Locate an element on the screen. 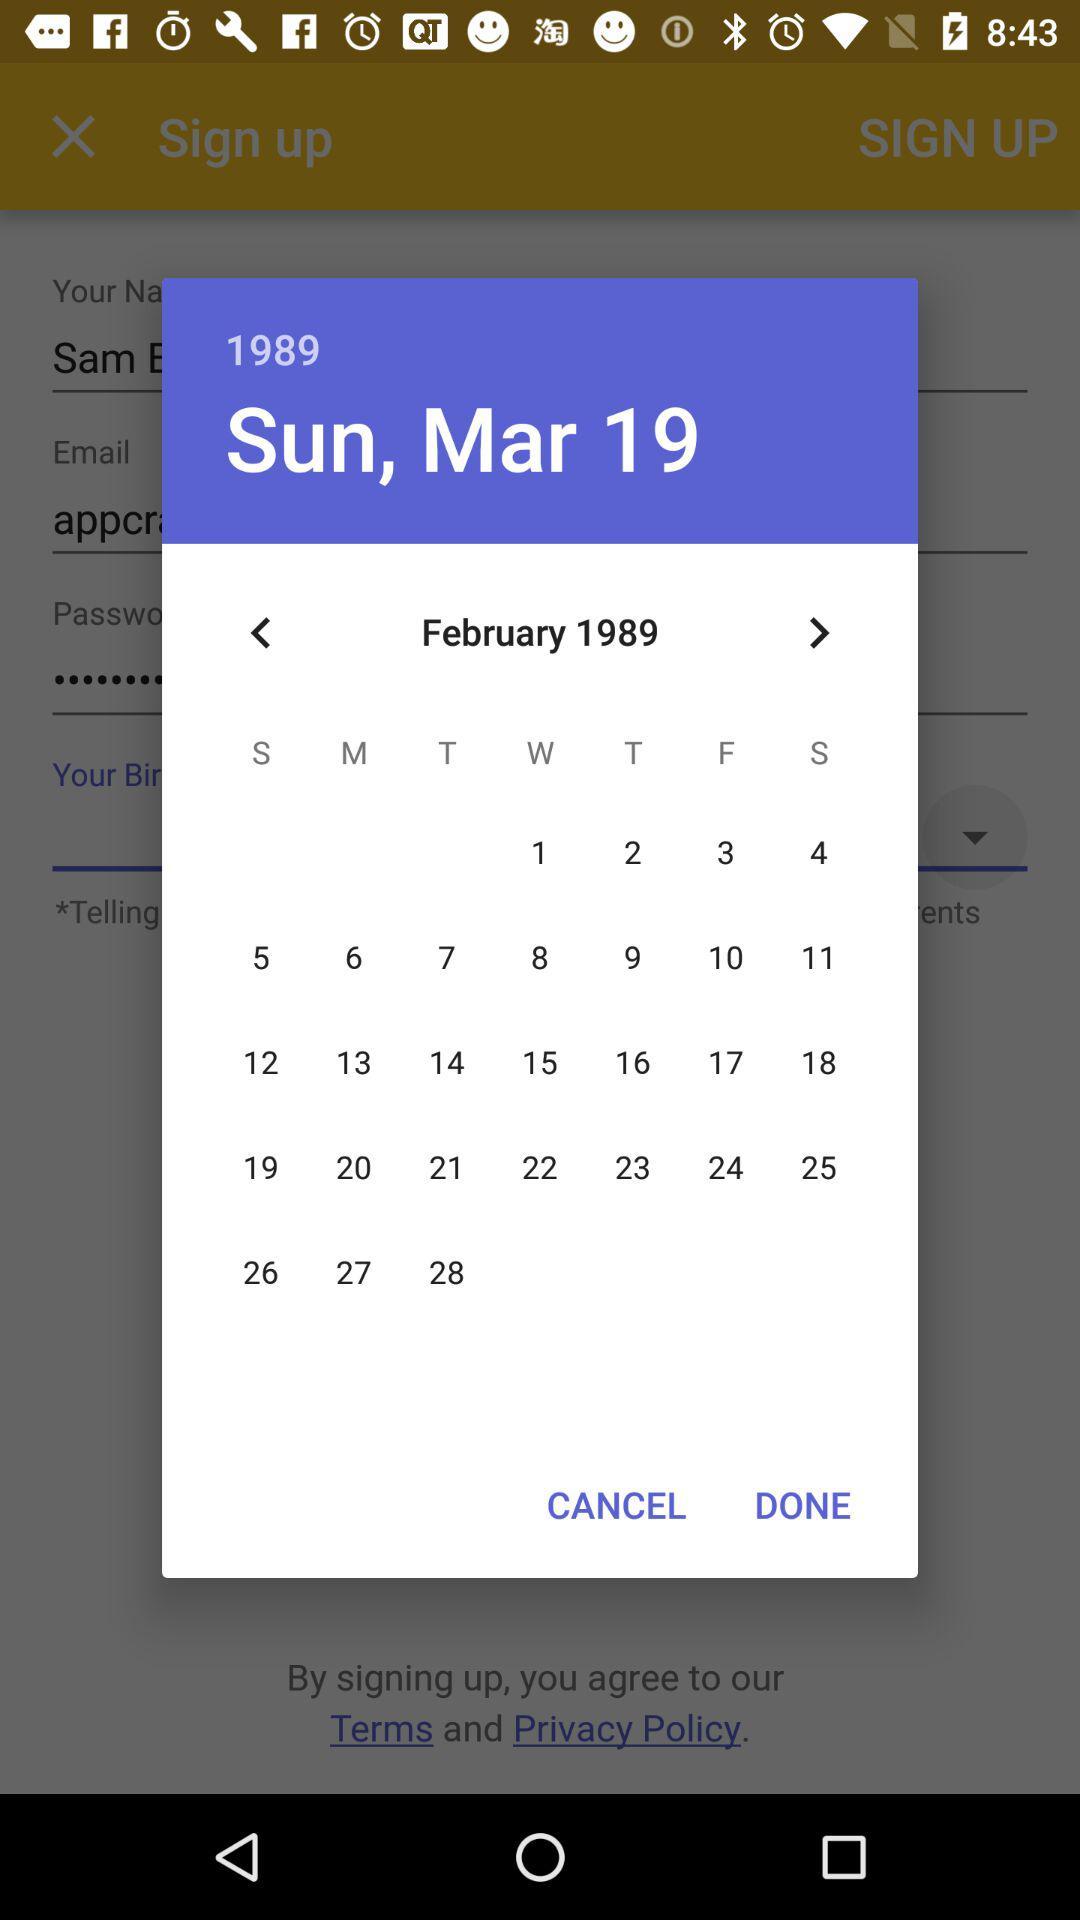 The width and height of the screenshot is (1080, 1920). icon next to done item is located at coordinates (615, 1504).